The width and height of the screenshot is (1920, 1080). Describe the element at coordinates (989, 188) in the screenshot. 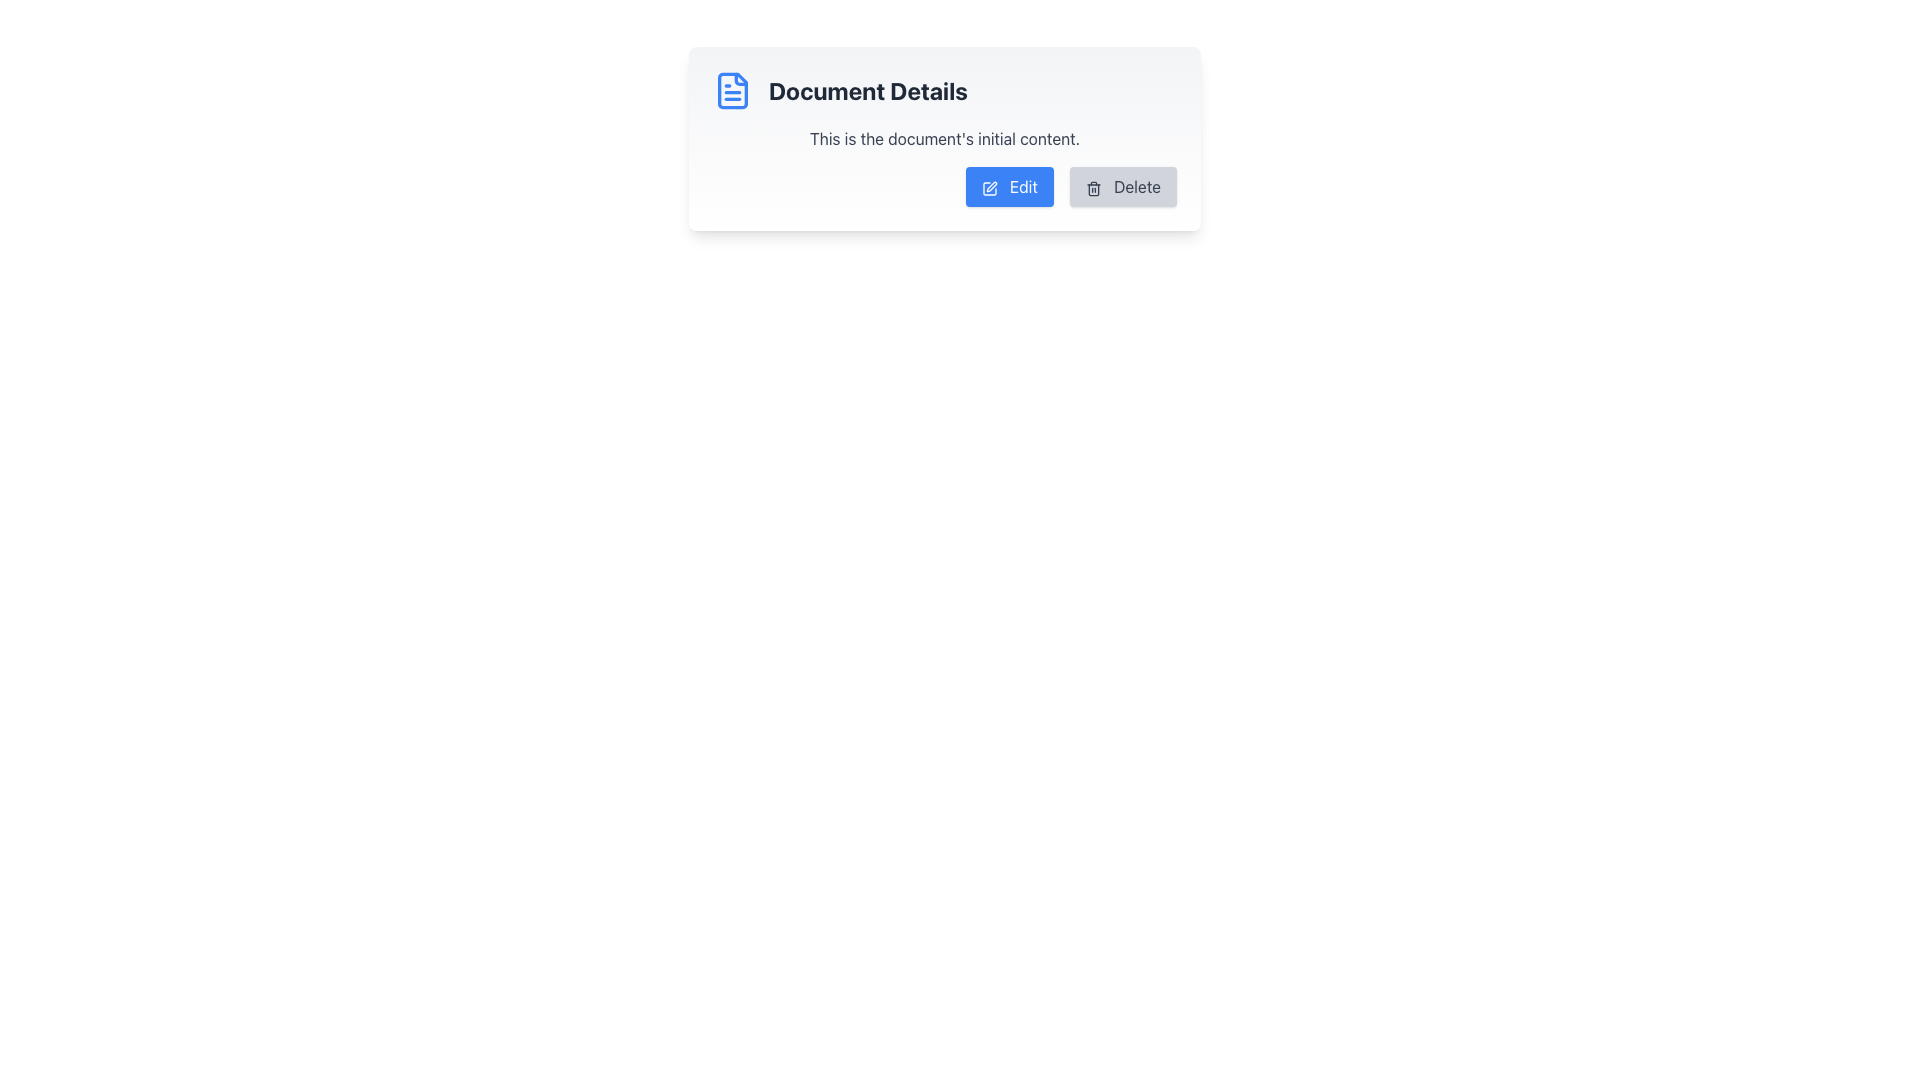

I see `the small square-shaped icon with a pen symbol, which is styled with a blue background and white outline, located within the 'Edit' button` at that location.